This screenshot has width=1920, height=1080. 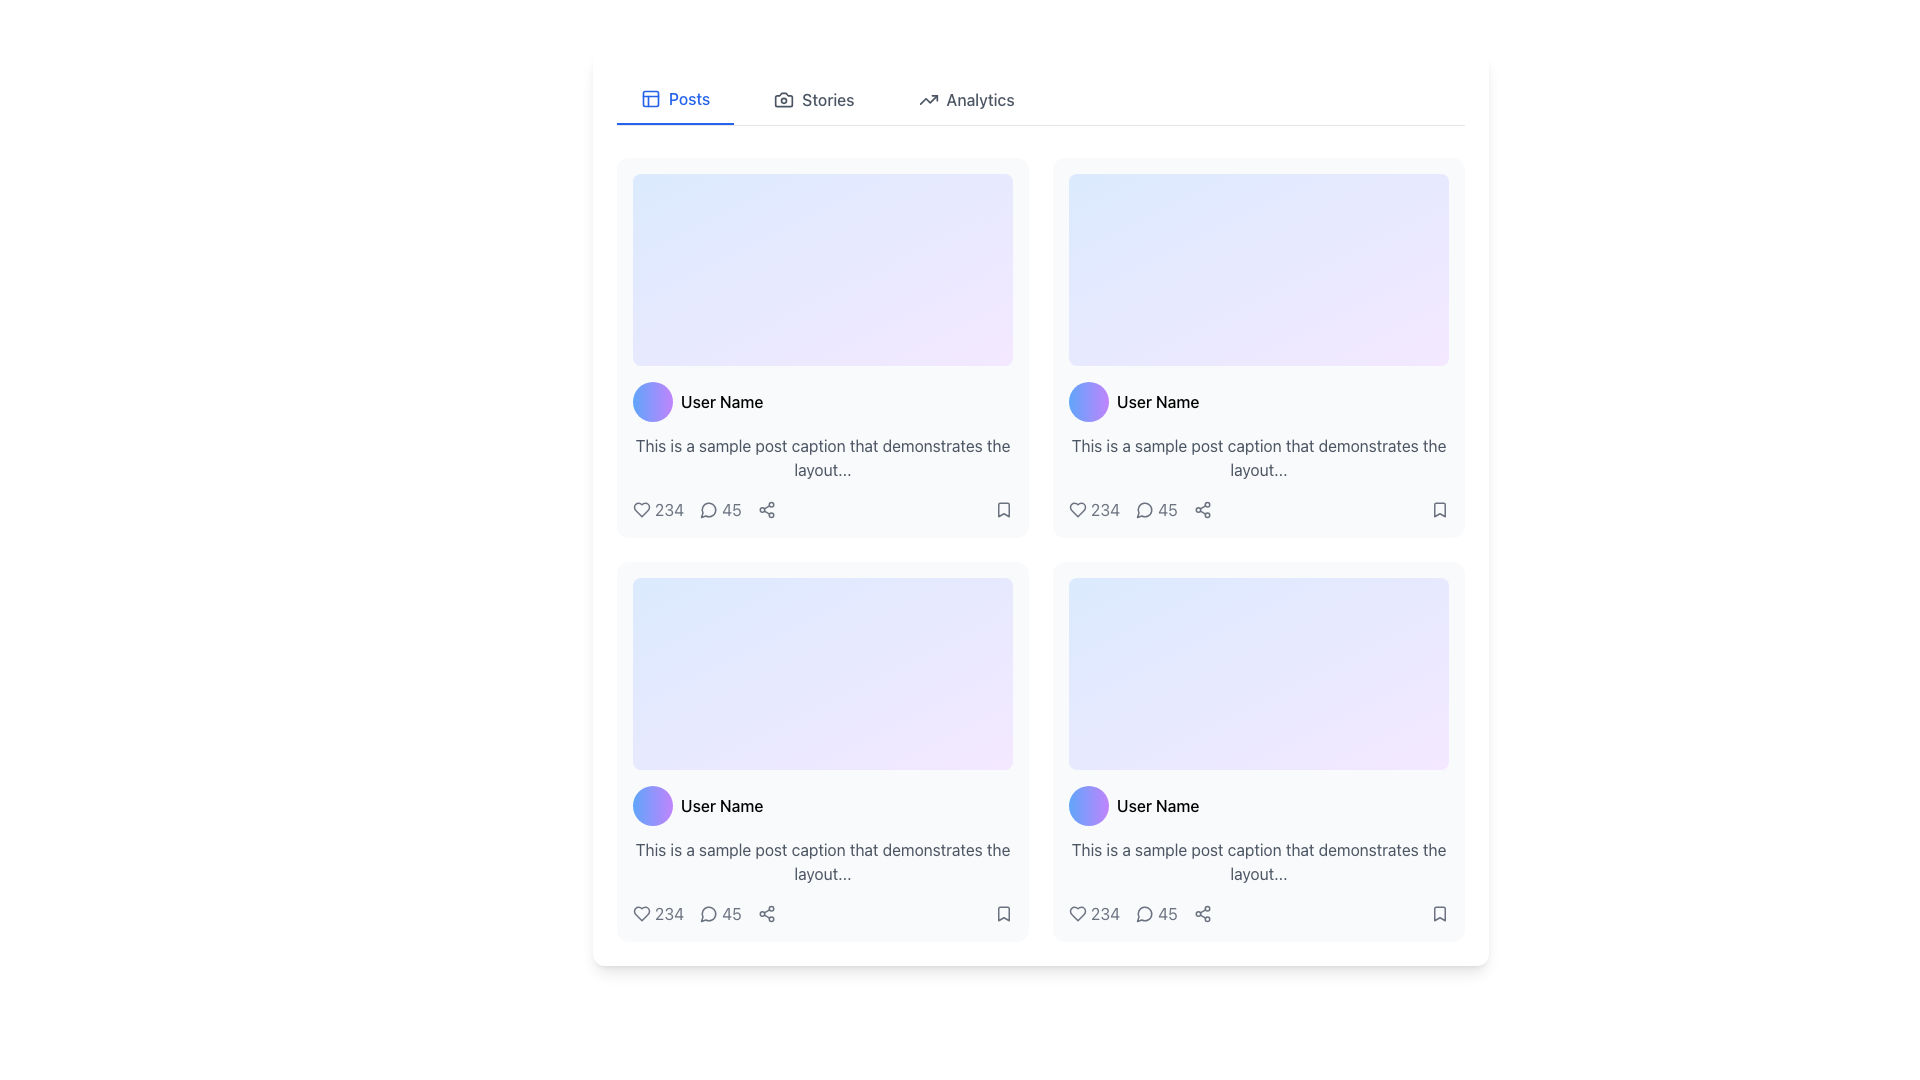 I want to click on the interactive button with a speech bubble icon and the number '45', so click(x=720, y=914).